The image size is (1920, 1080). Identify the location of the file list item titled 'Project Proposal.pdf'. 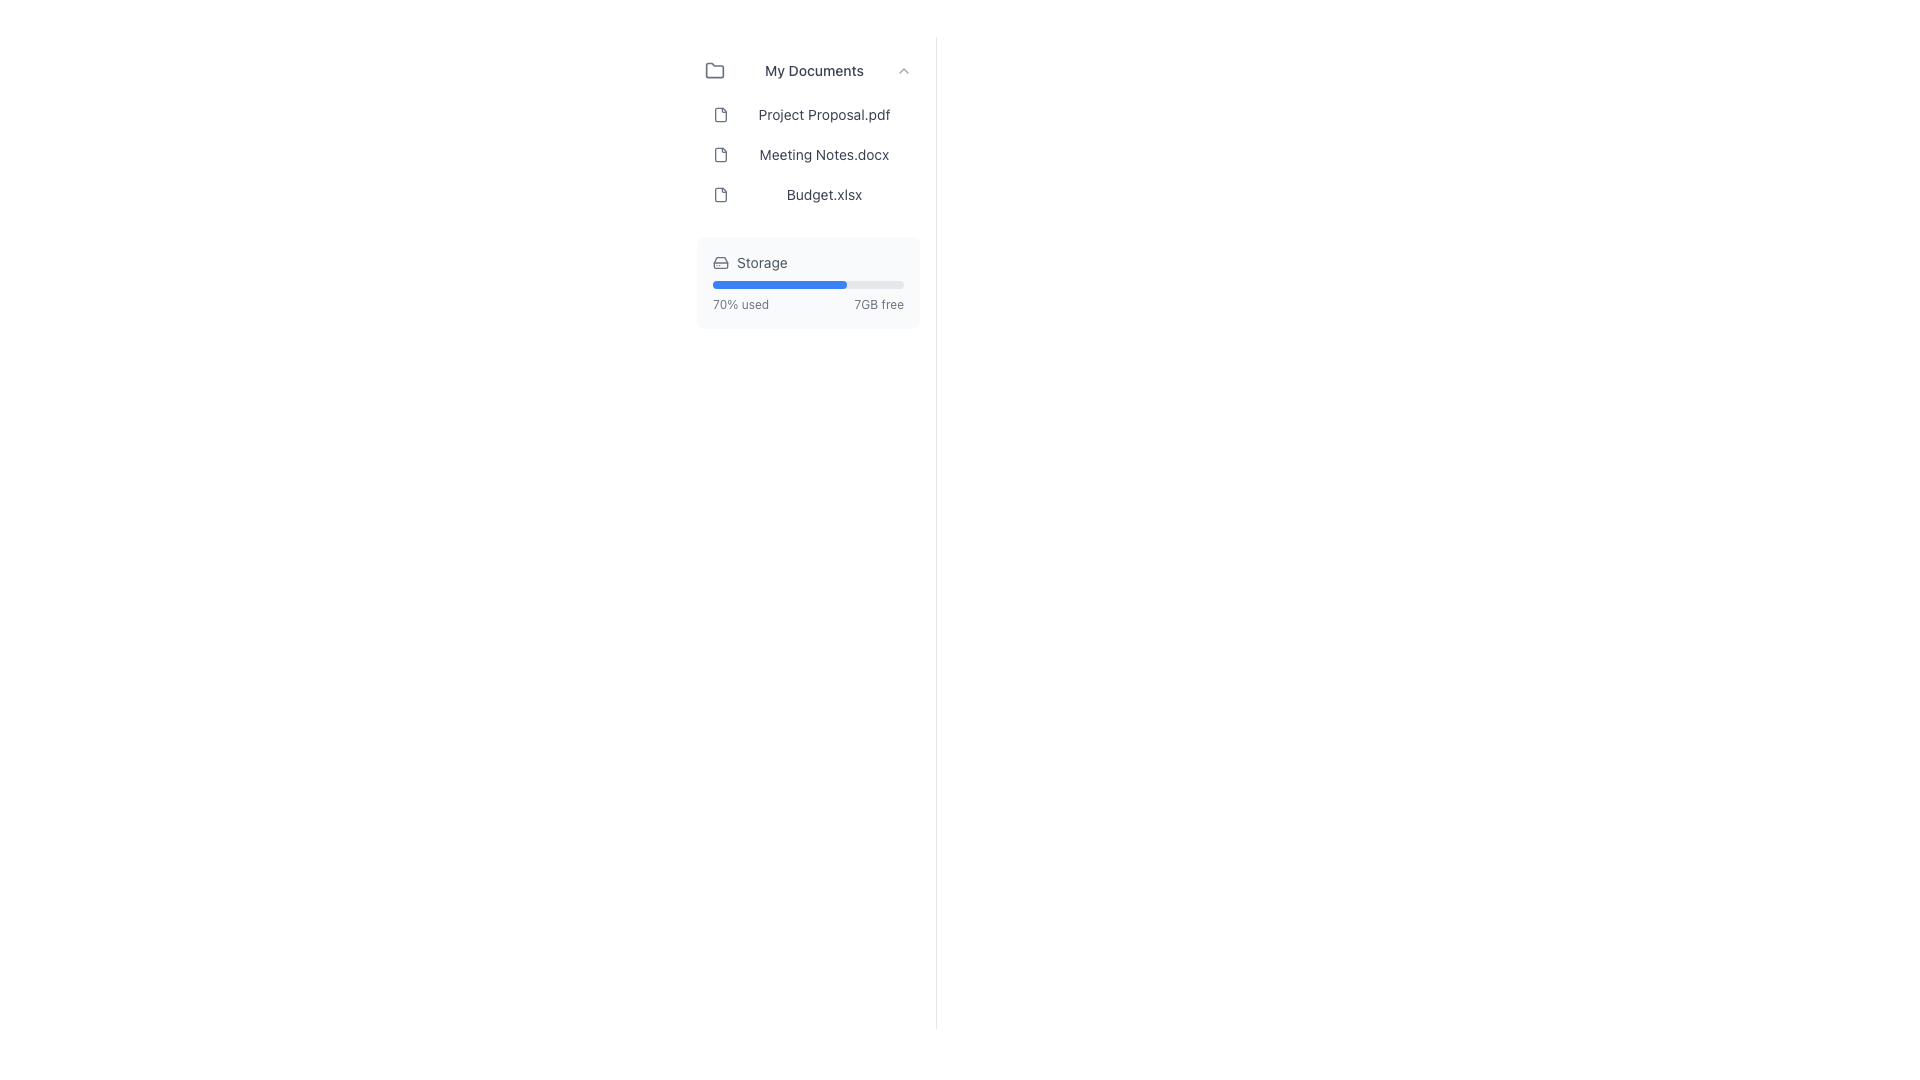
(812, 115).